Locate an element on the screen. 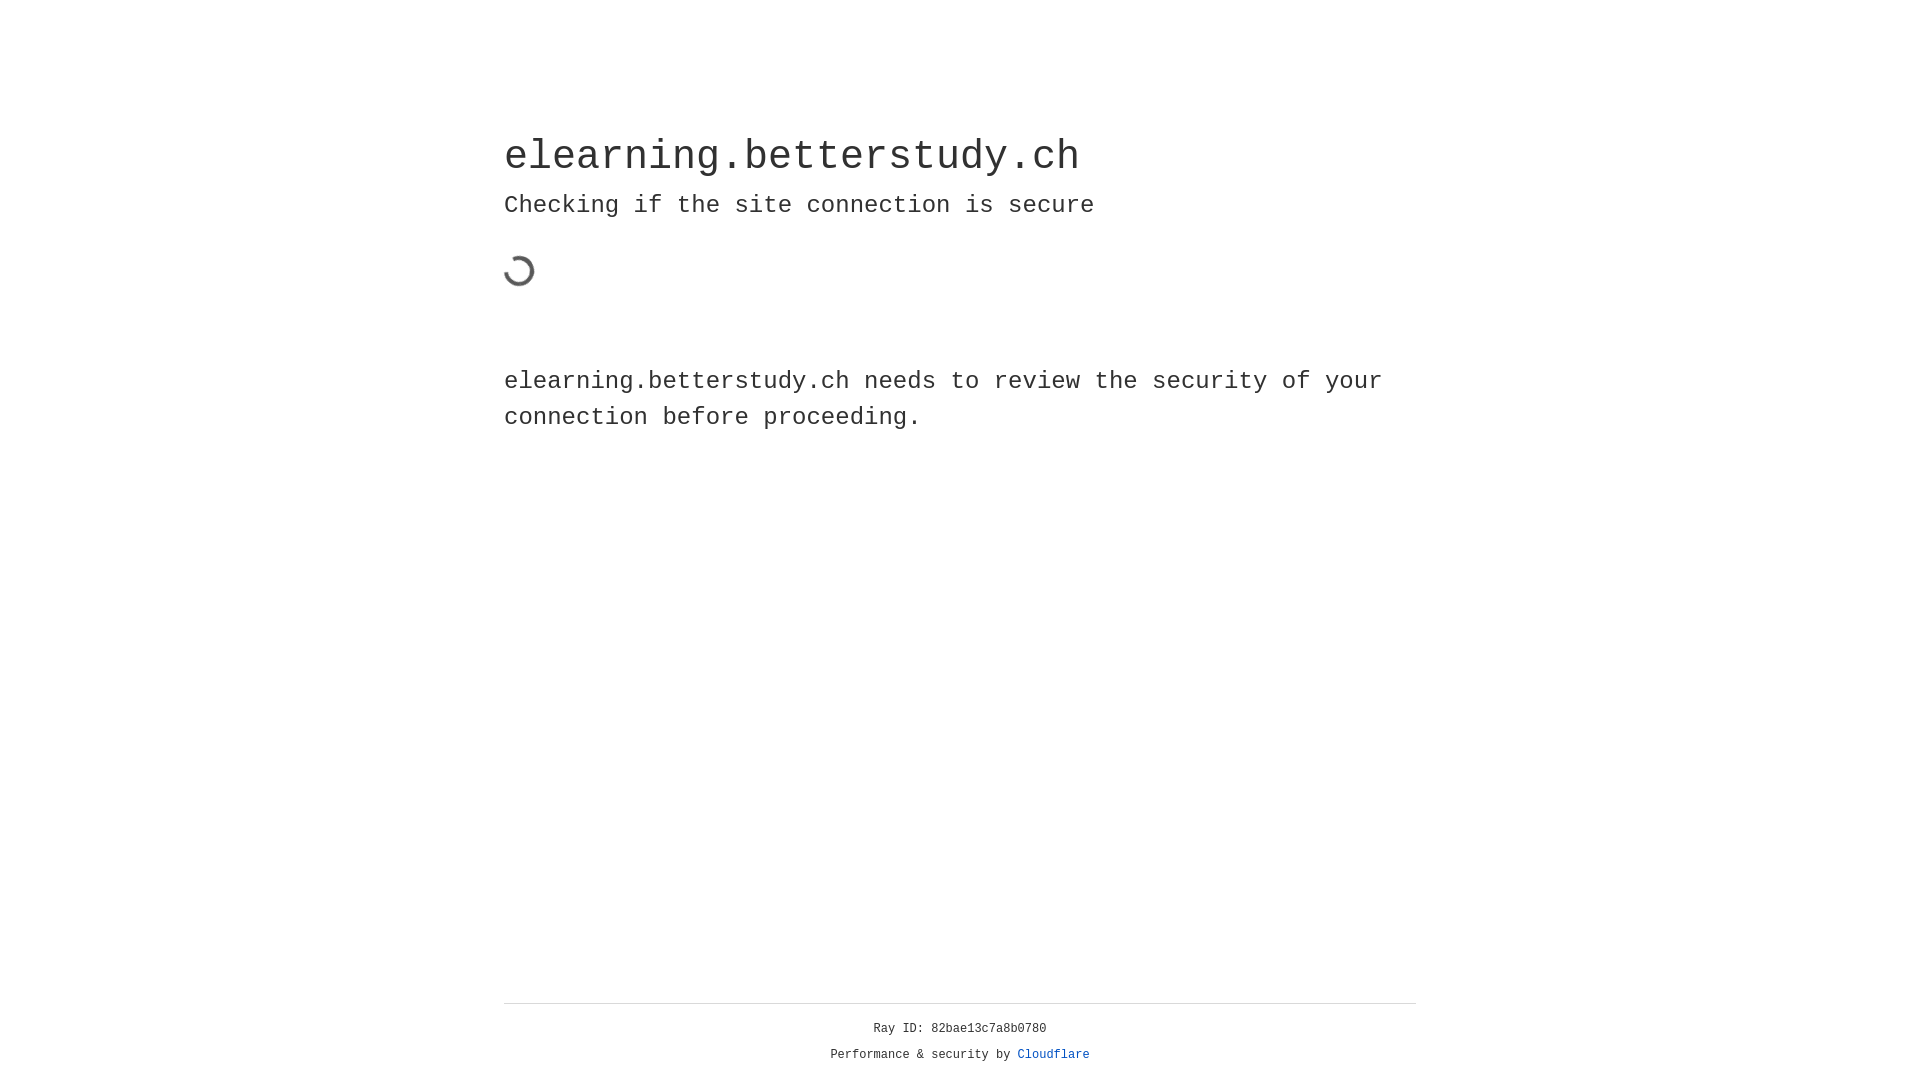  'Cloudflare' is located at coordinates (1053, 1054).